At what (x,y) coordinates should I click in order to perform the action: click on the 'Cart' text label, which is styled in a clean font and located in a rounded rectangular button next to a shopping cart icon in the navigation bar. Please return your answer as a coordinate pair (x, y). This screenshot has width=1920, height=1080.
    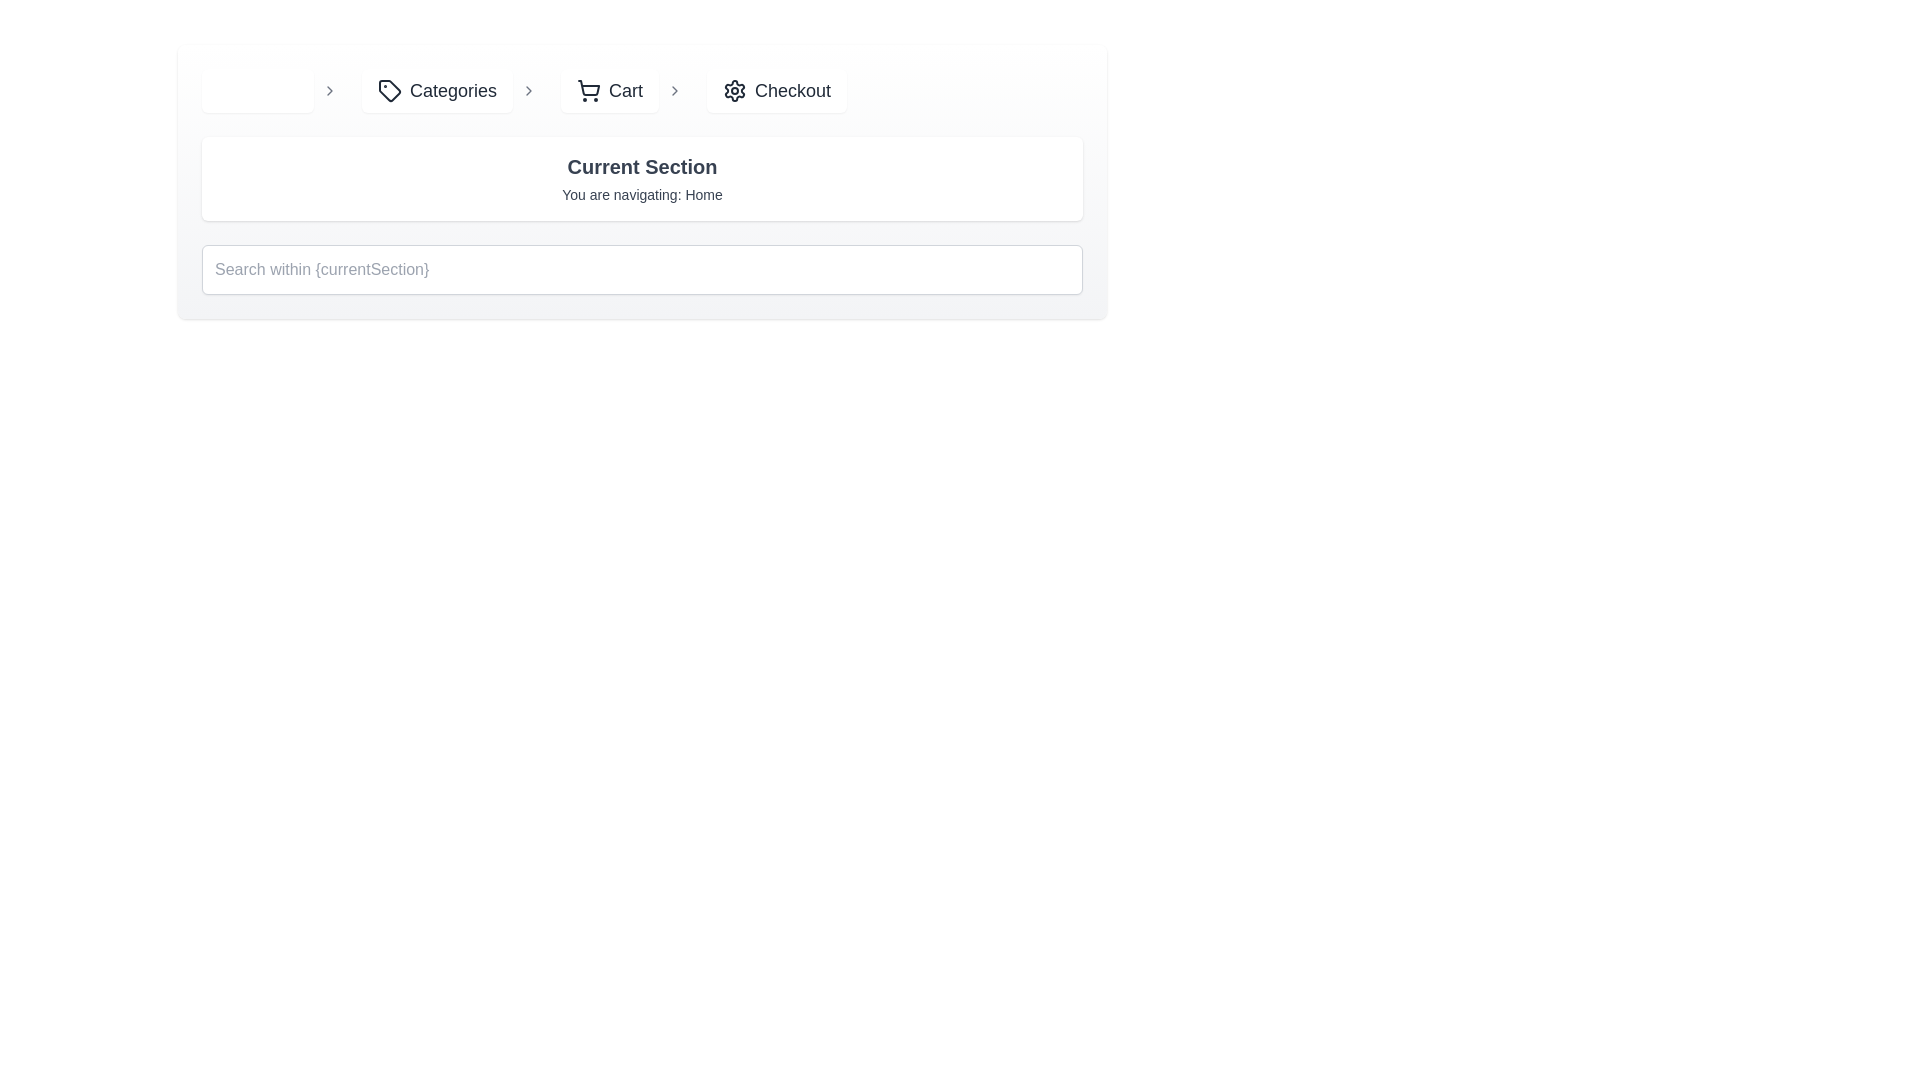
    Looking at the image, I should click on (625, 91).